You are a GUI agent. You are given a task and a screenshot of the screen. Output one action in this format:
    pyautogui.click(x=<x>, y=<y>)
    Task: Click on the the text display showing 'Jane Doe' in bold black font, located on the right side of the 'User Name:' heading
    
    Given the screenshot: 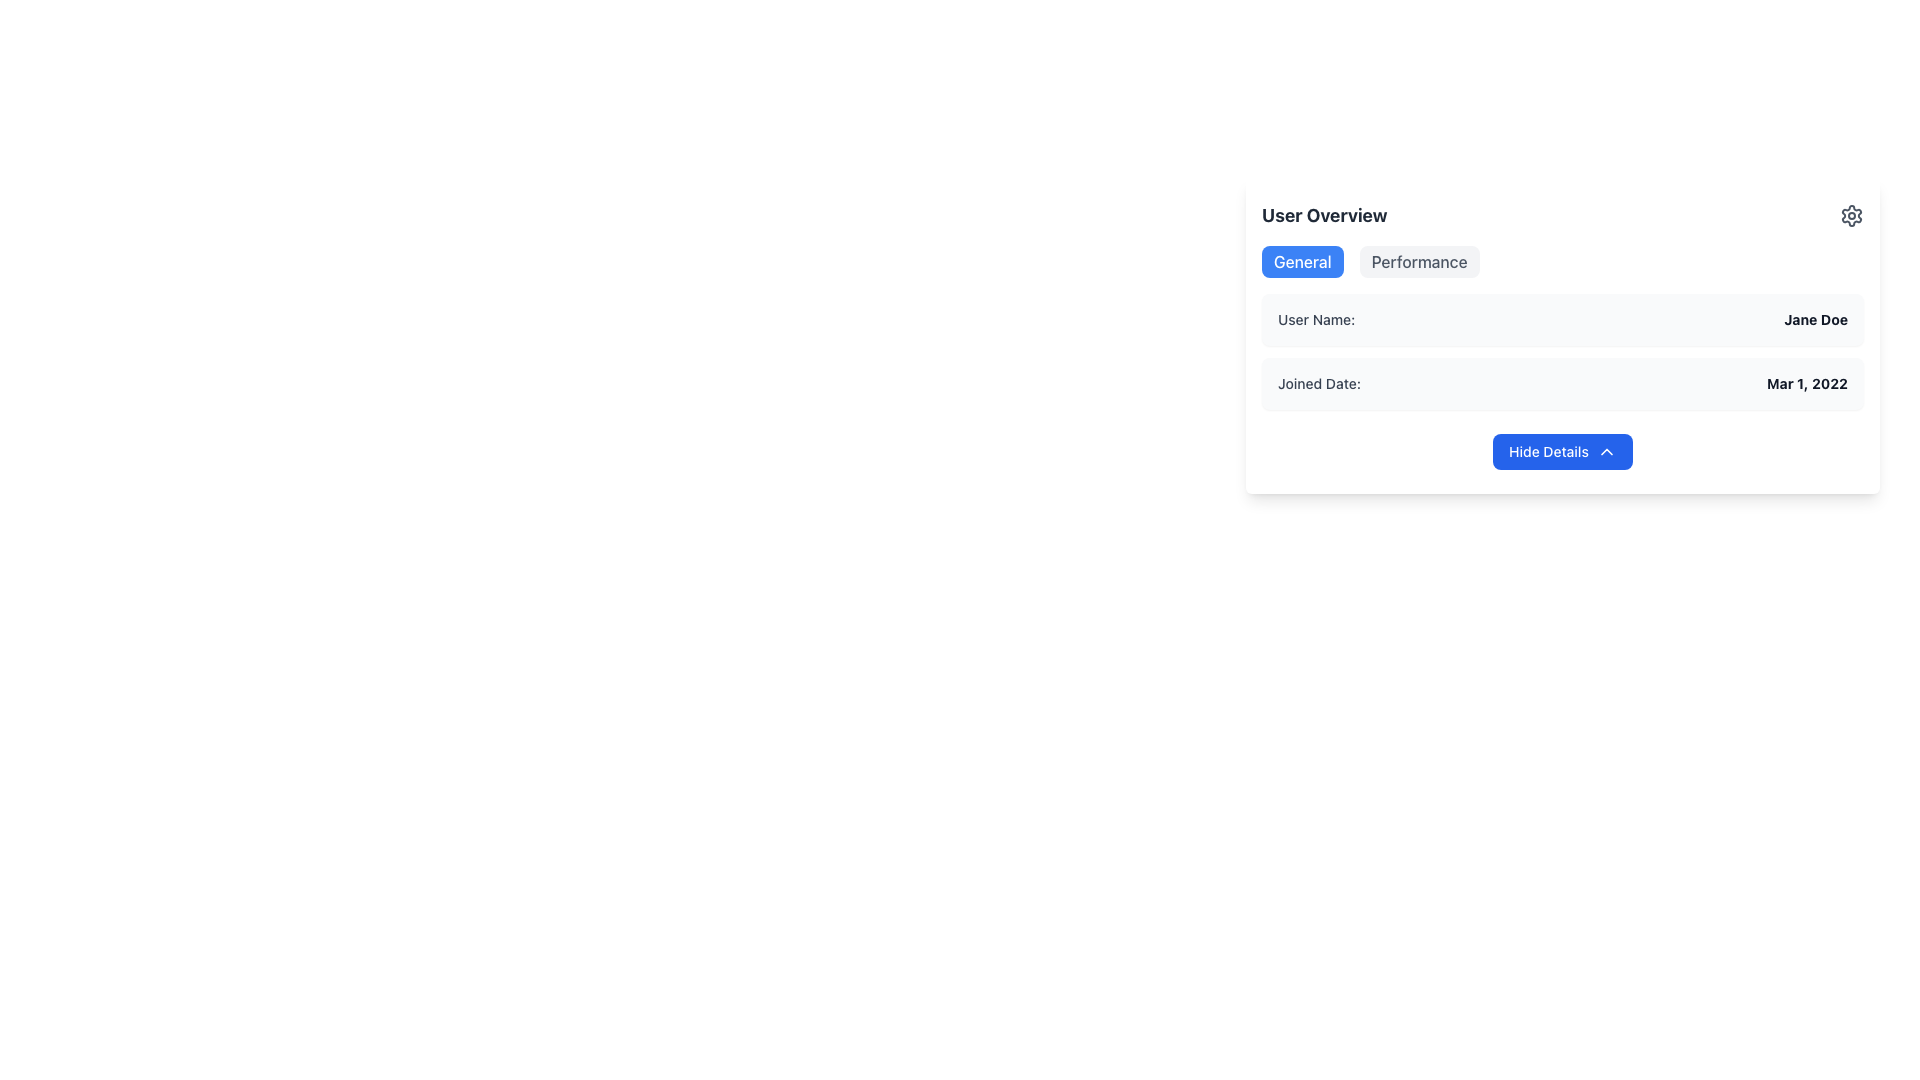 What is the action you would take?
    pyautogui.click(x=1816, y=319)
    